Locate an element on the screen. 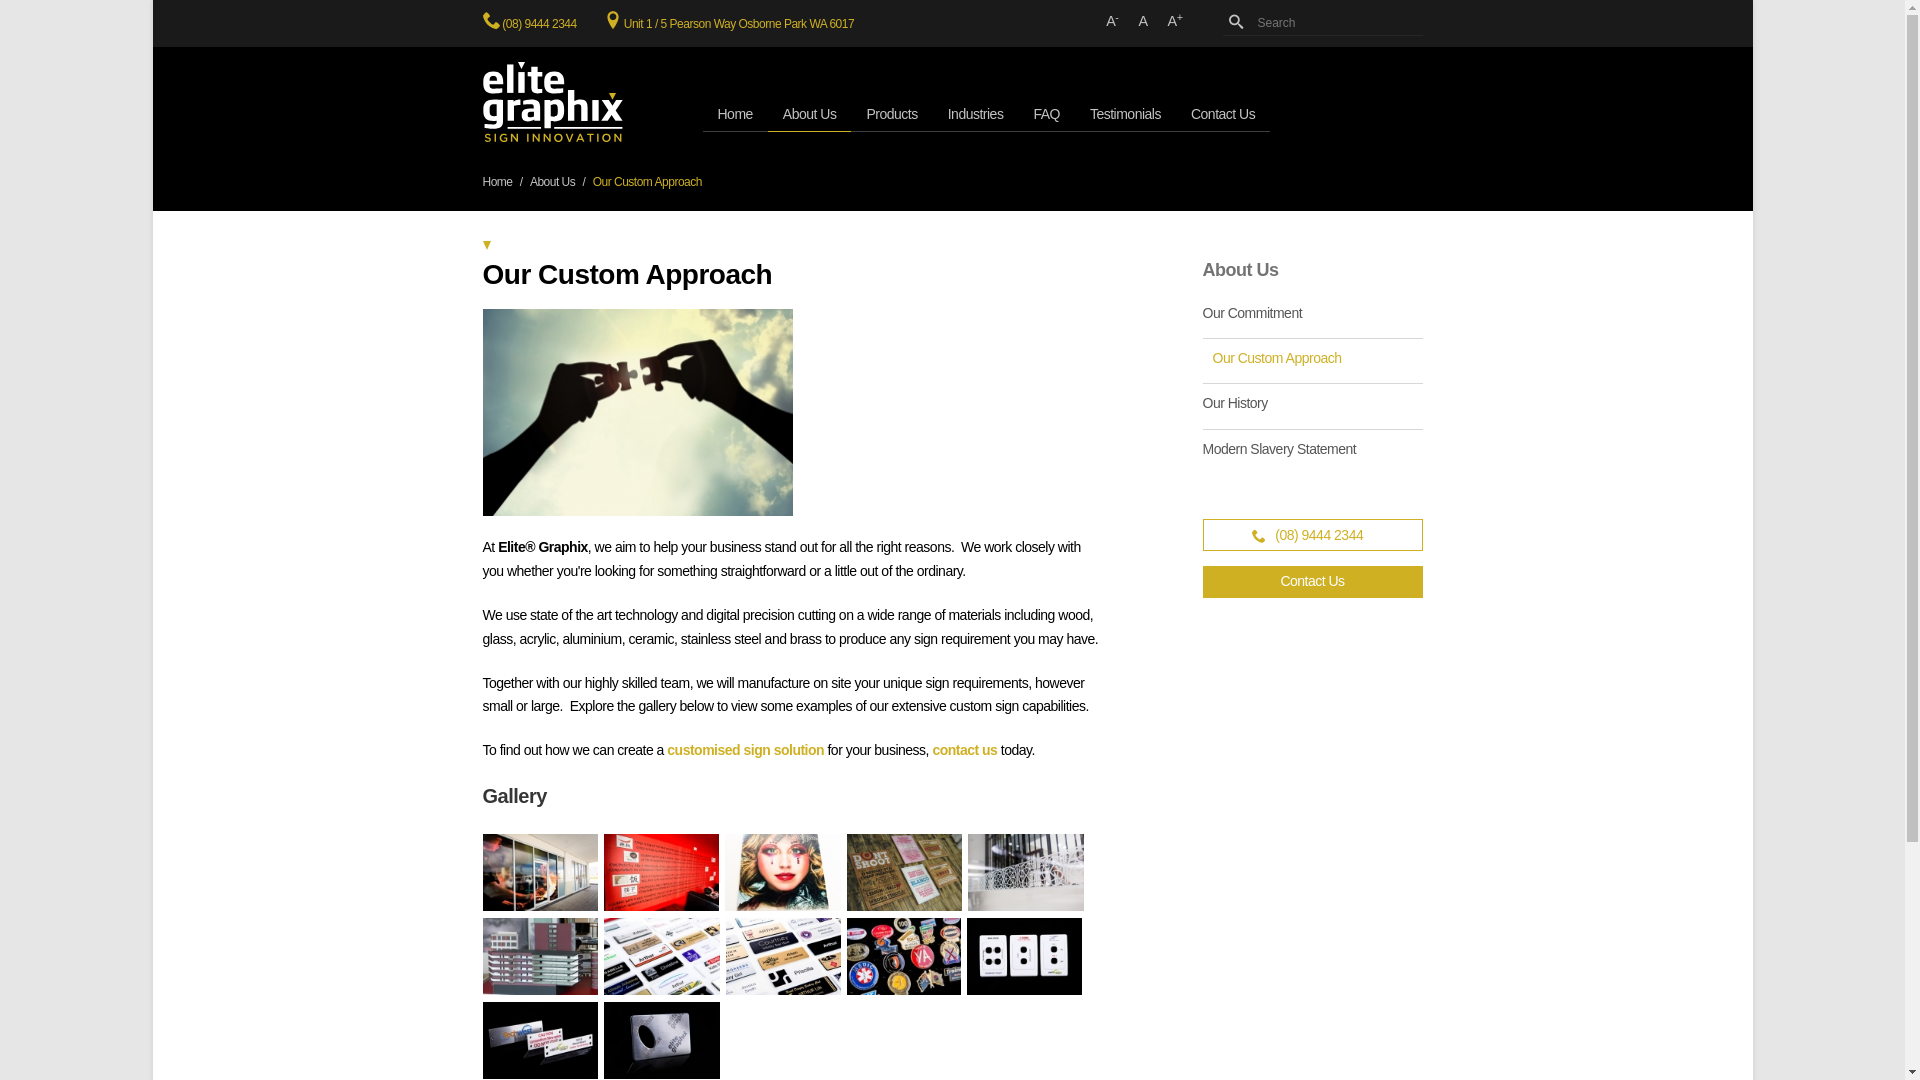  'Our Commitment' is located at coordinates (1311, 317).